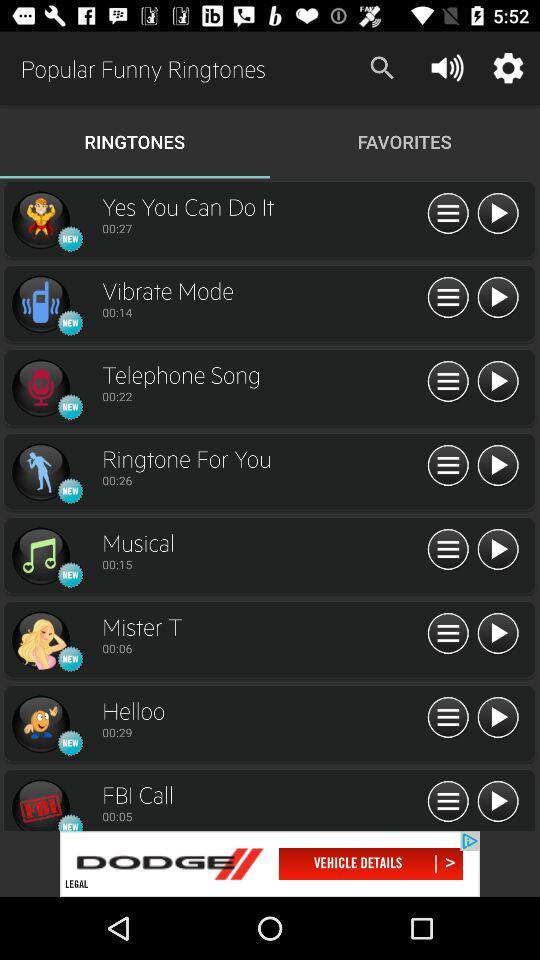 The image size is (540, 960). I want to click on open the profile page of ringtone uploader, so click(40, 304).